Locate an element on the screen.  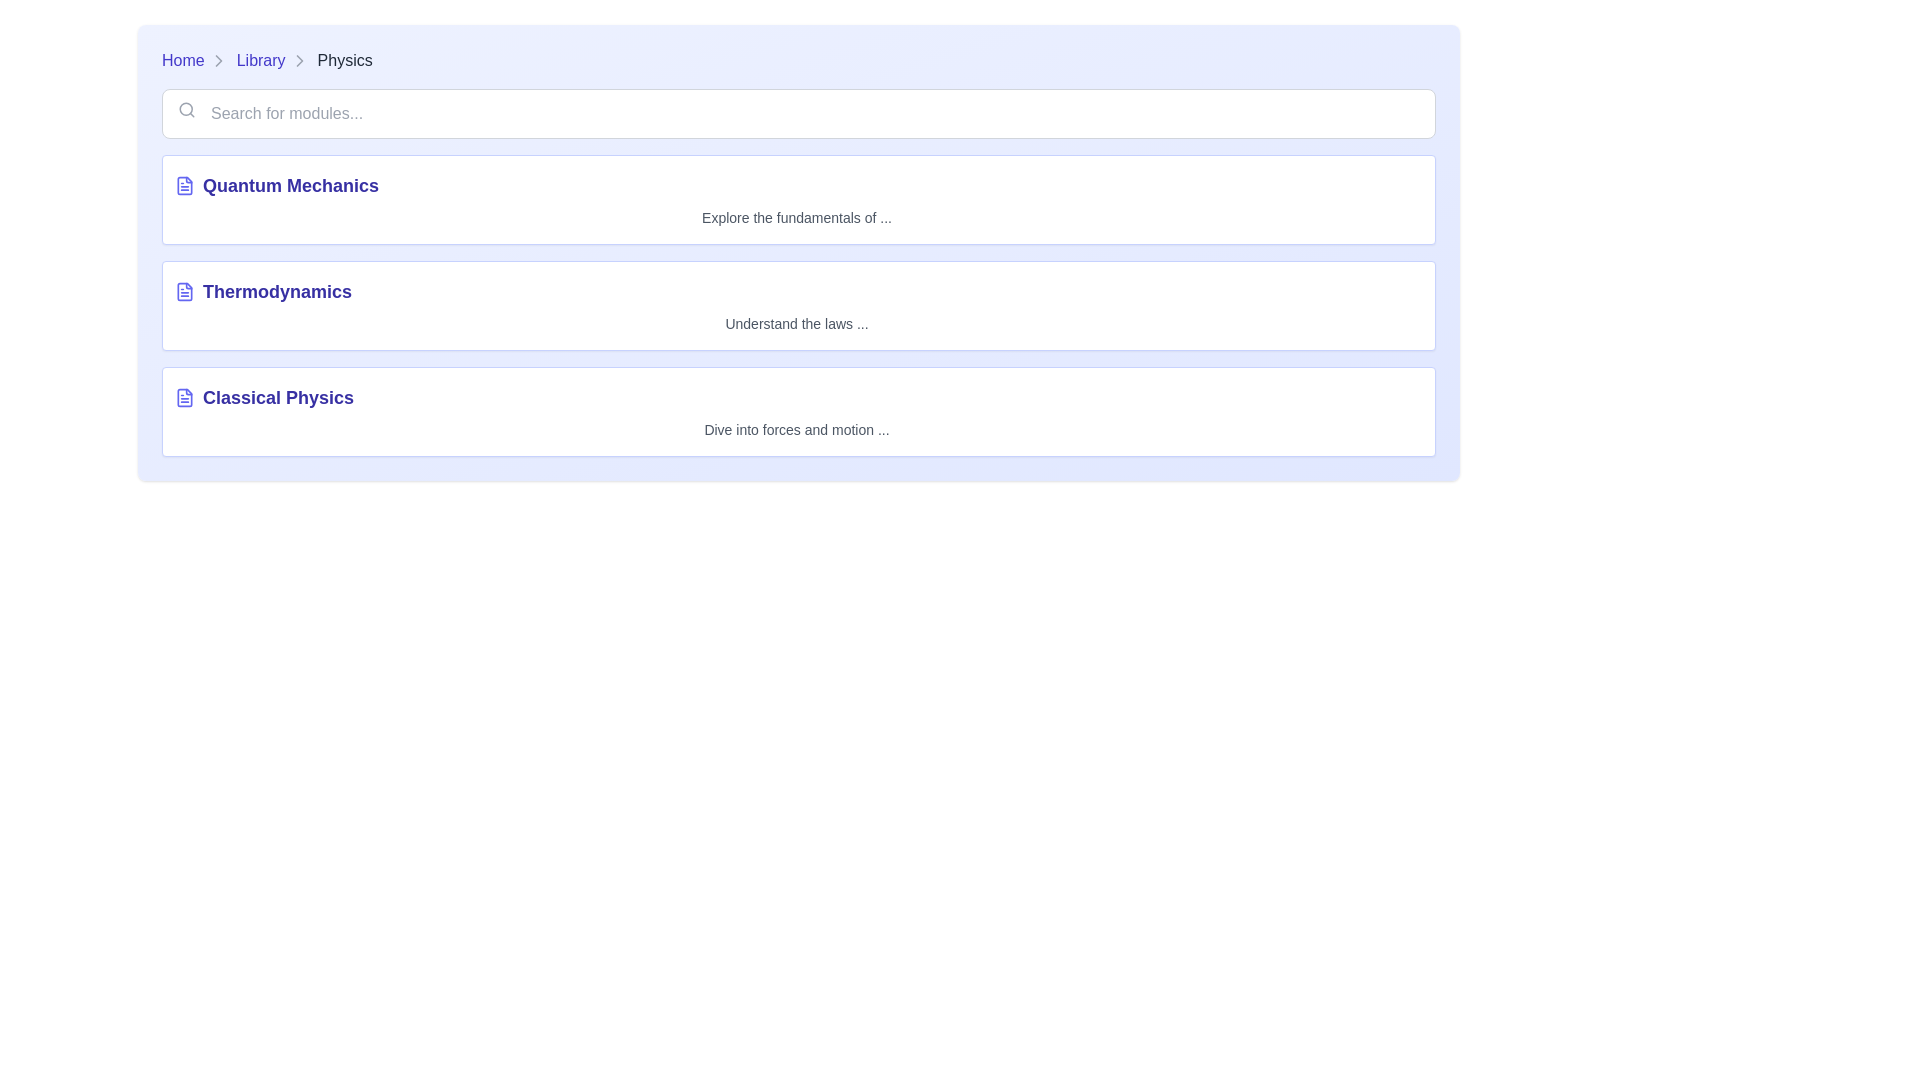
the 'Home' text link in the breadcrumb navigation is located at coordinates (183, 60).